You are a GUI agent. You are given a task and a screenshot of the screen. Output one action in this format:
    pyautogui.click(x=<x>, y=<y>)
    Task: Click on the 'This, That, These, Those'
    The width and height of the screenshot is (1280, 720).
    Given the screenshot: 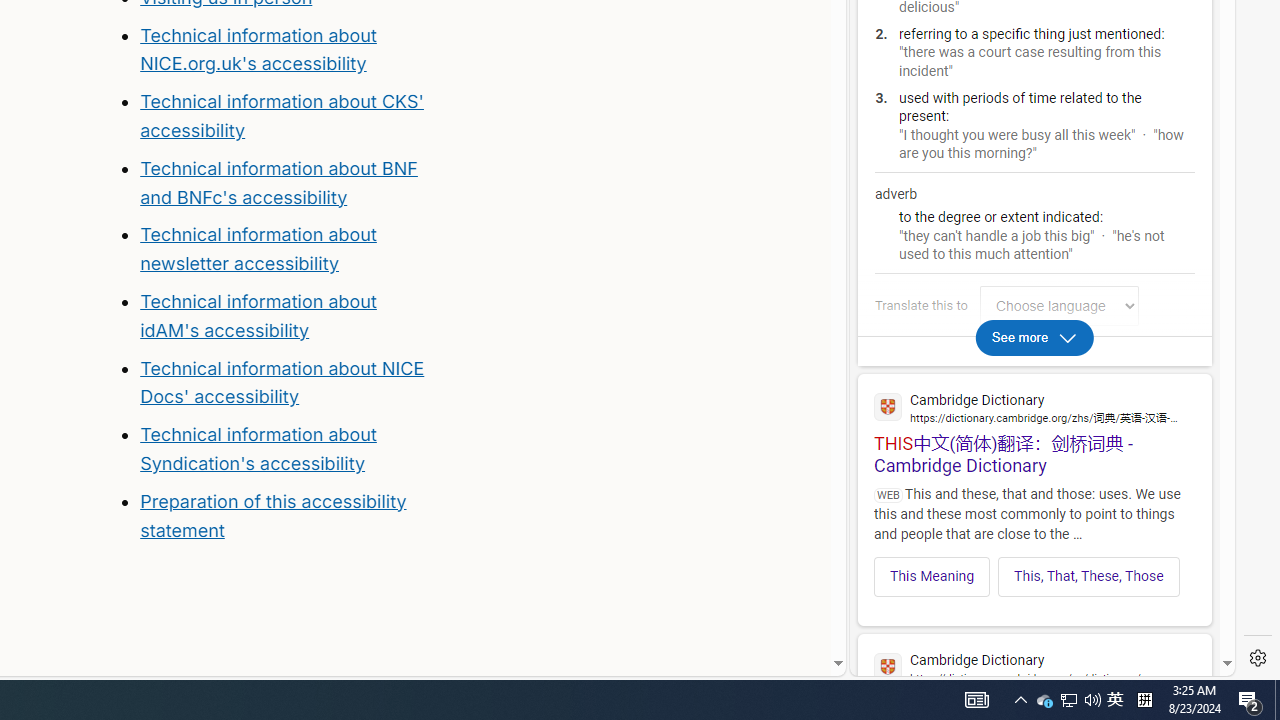 What is the action you would take?
    pyautogui.click(x=1087, y=576)
    